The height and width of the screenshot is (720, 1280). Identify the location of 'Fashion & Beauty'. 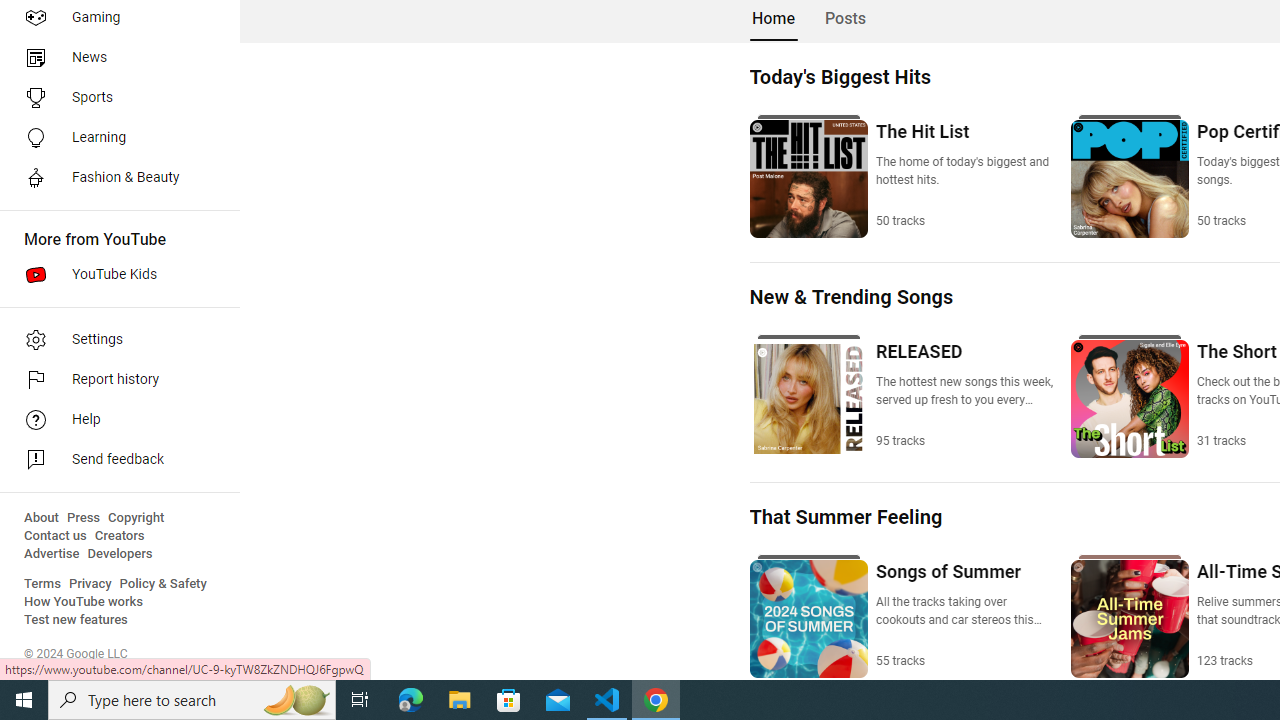
(112, 176).